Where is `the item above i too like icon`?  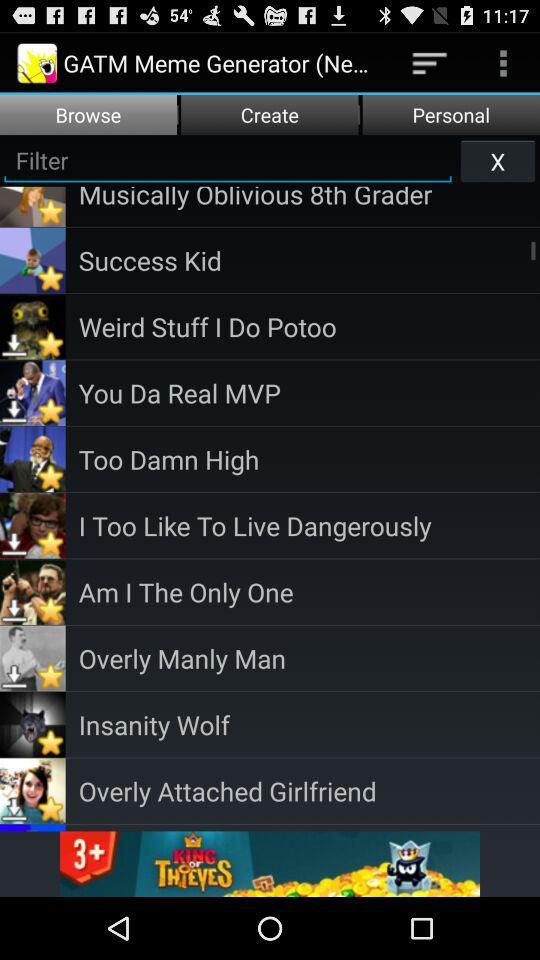
the item above i too like icon is located at coordinates (309, 459).